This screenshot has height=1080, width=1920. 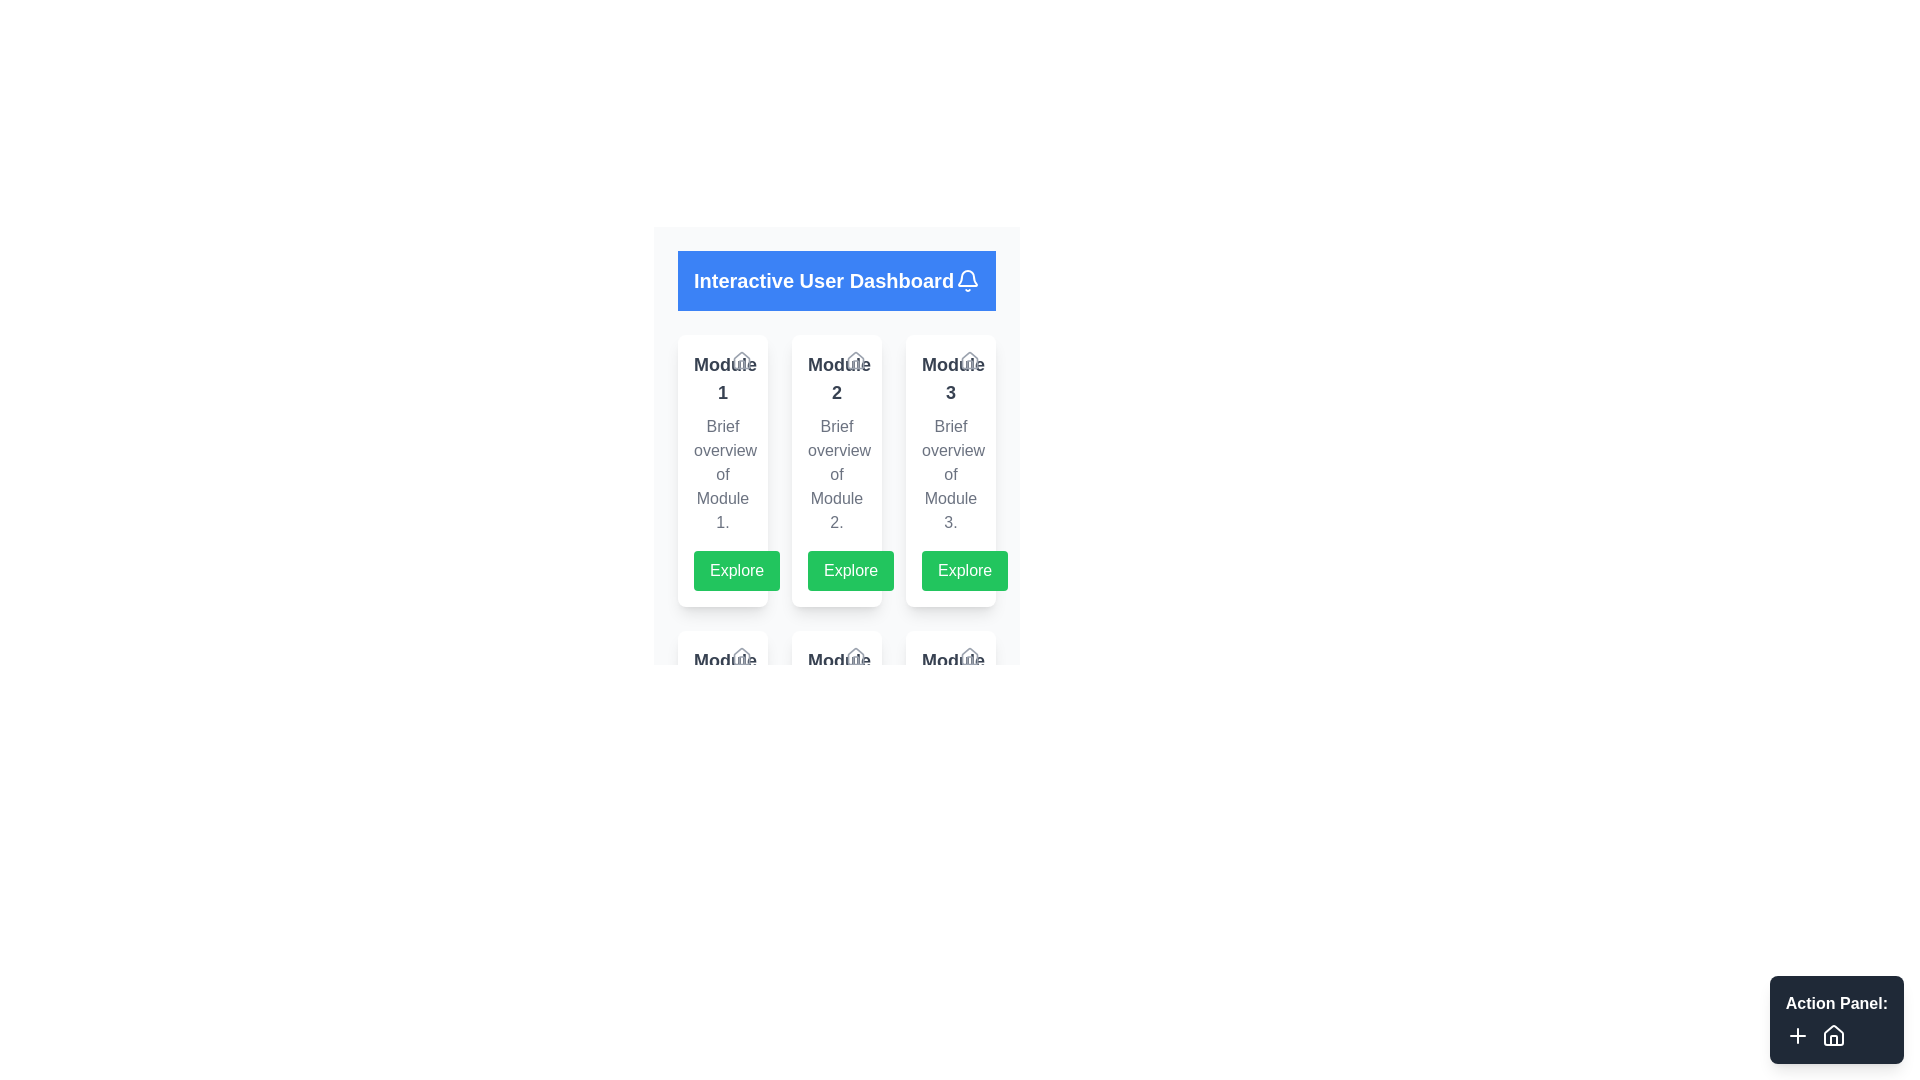 What do you see at coordinates (1836, 1019) in the screenshot?
I see `the dark gray action panel located at the bottom-right corner of the interface, which contains the text 'Action Panel:' and two icons (plus sign and house icon)` at bounding box center [1836, 1019].